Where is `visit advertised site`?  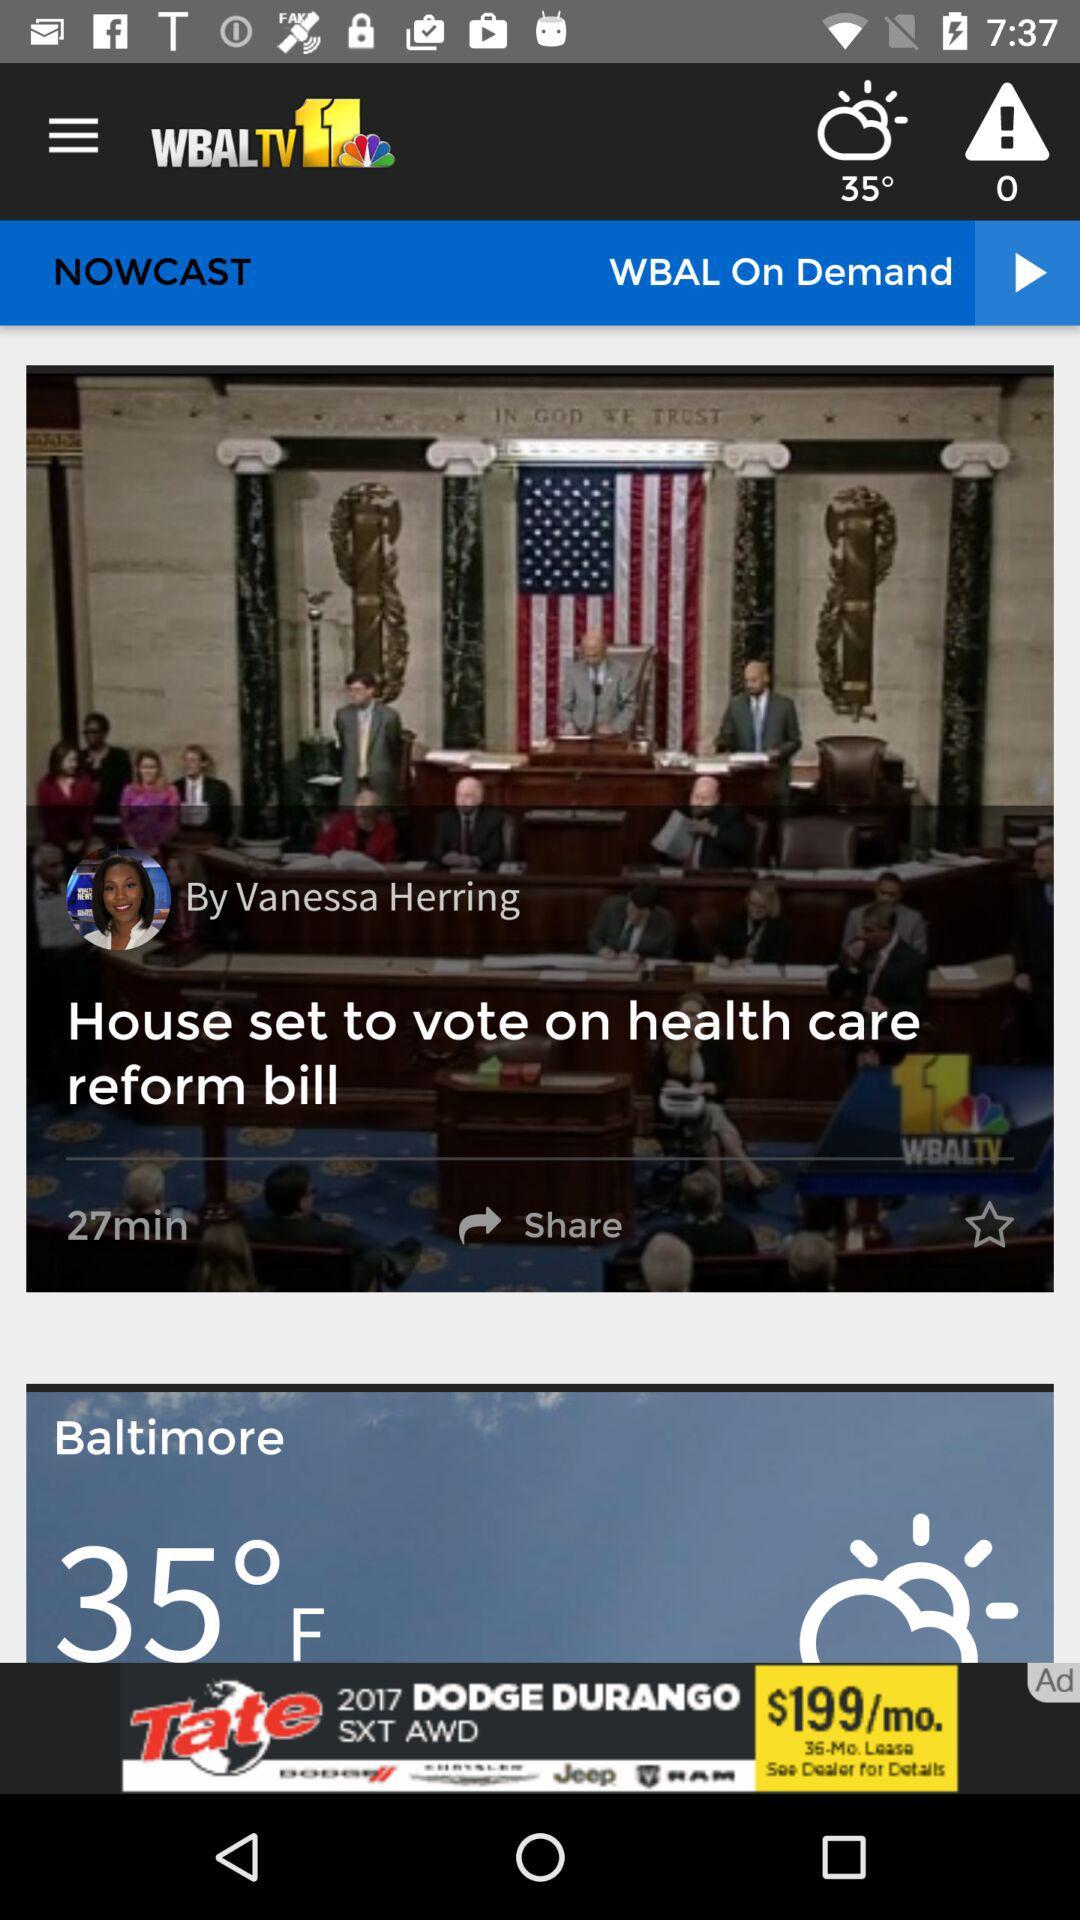
visit advertised site is located at coordinates (540, 1727).